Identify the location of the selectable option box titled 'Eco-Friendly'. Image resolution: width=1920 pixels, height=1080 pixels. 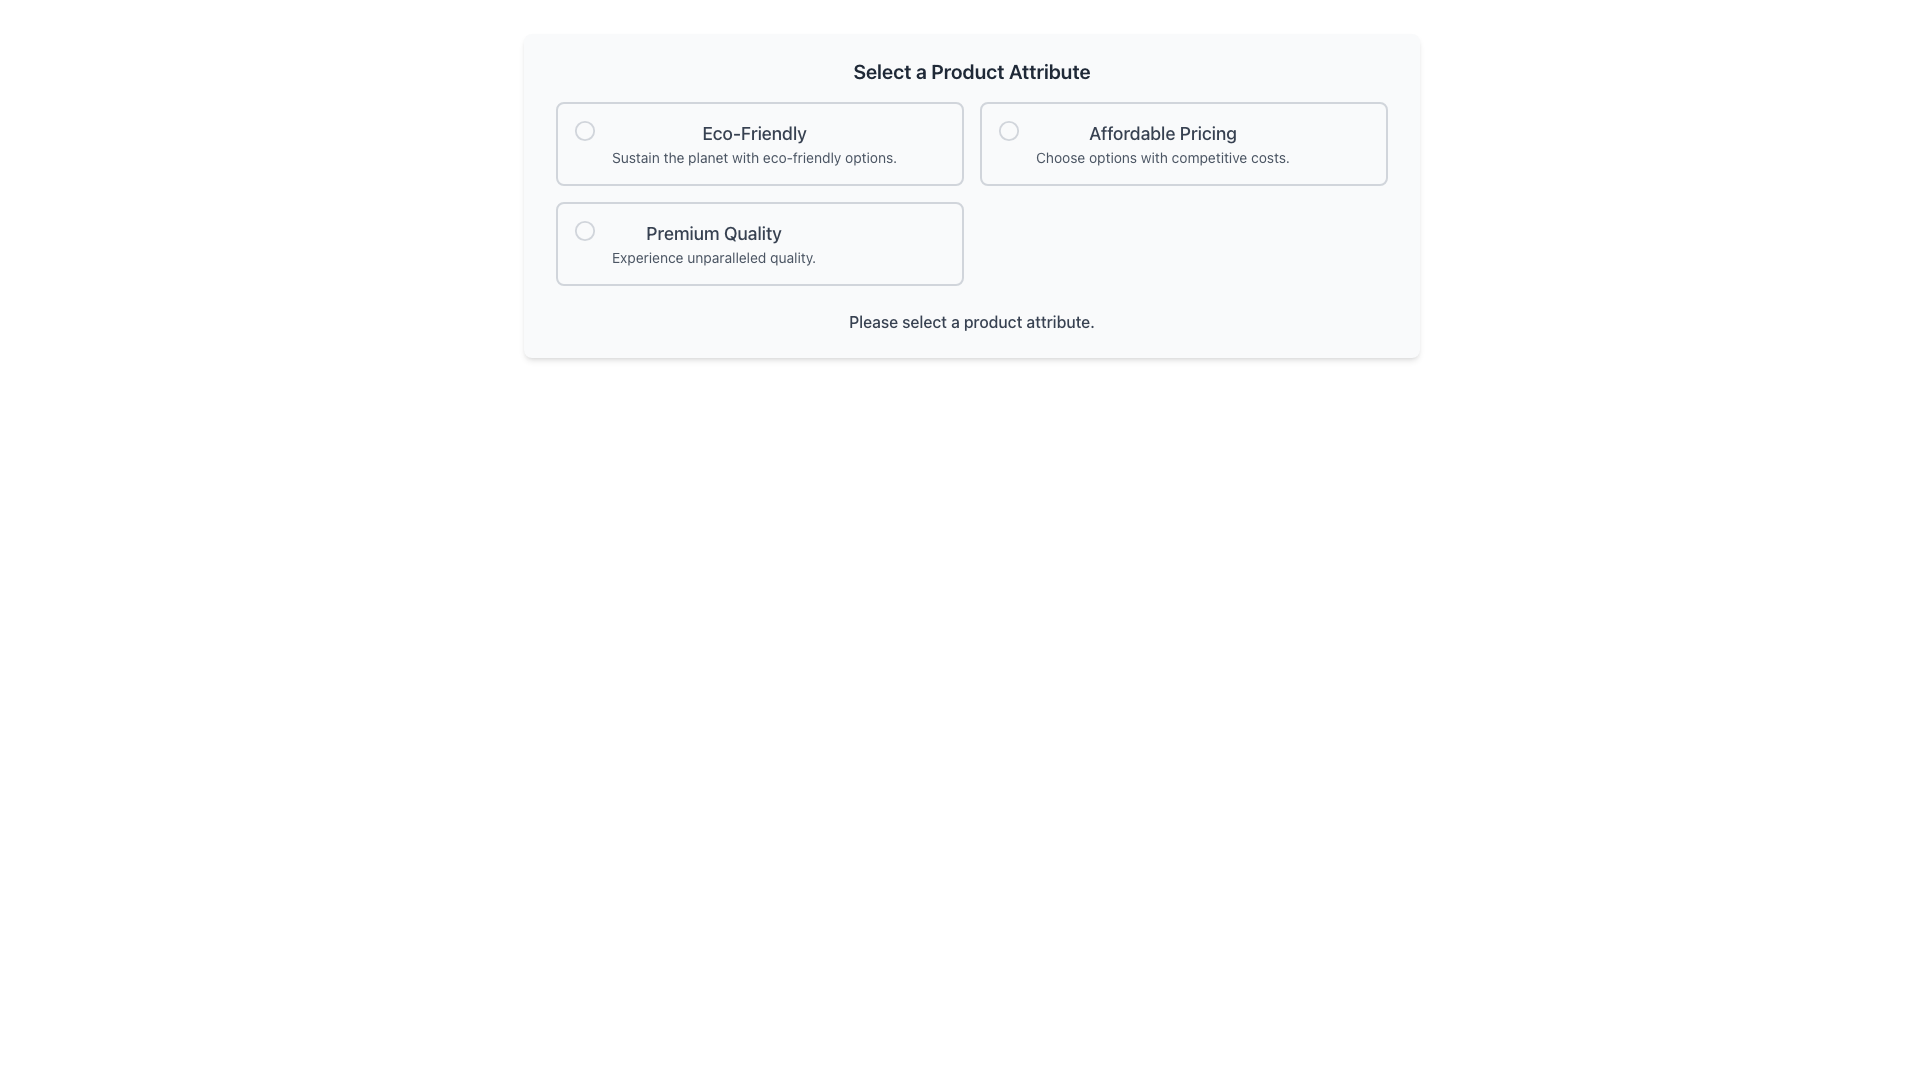
(758, 142).